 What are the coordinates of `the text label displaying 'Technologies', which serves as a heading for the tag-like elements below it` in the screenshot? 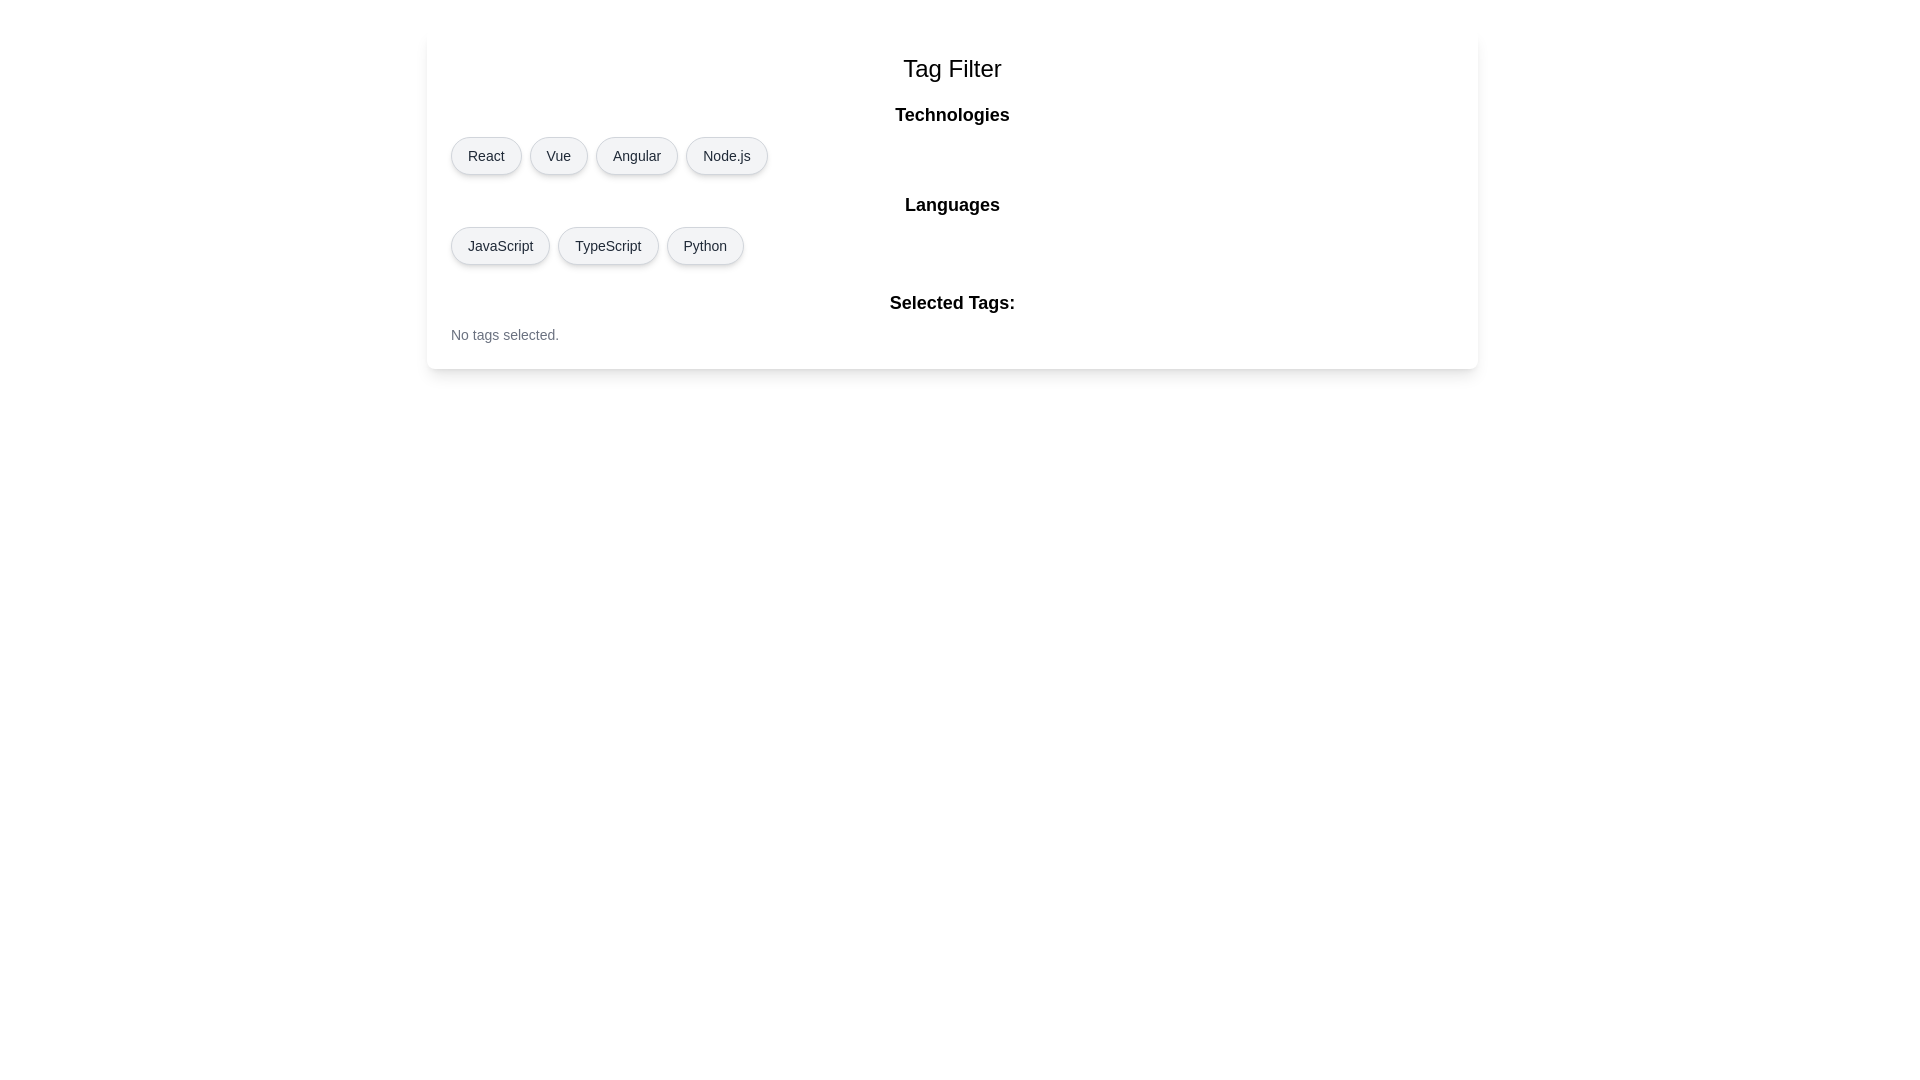 It's located at (951, 115).